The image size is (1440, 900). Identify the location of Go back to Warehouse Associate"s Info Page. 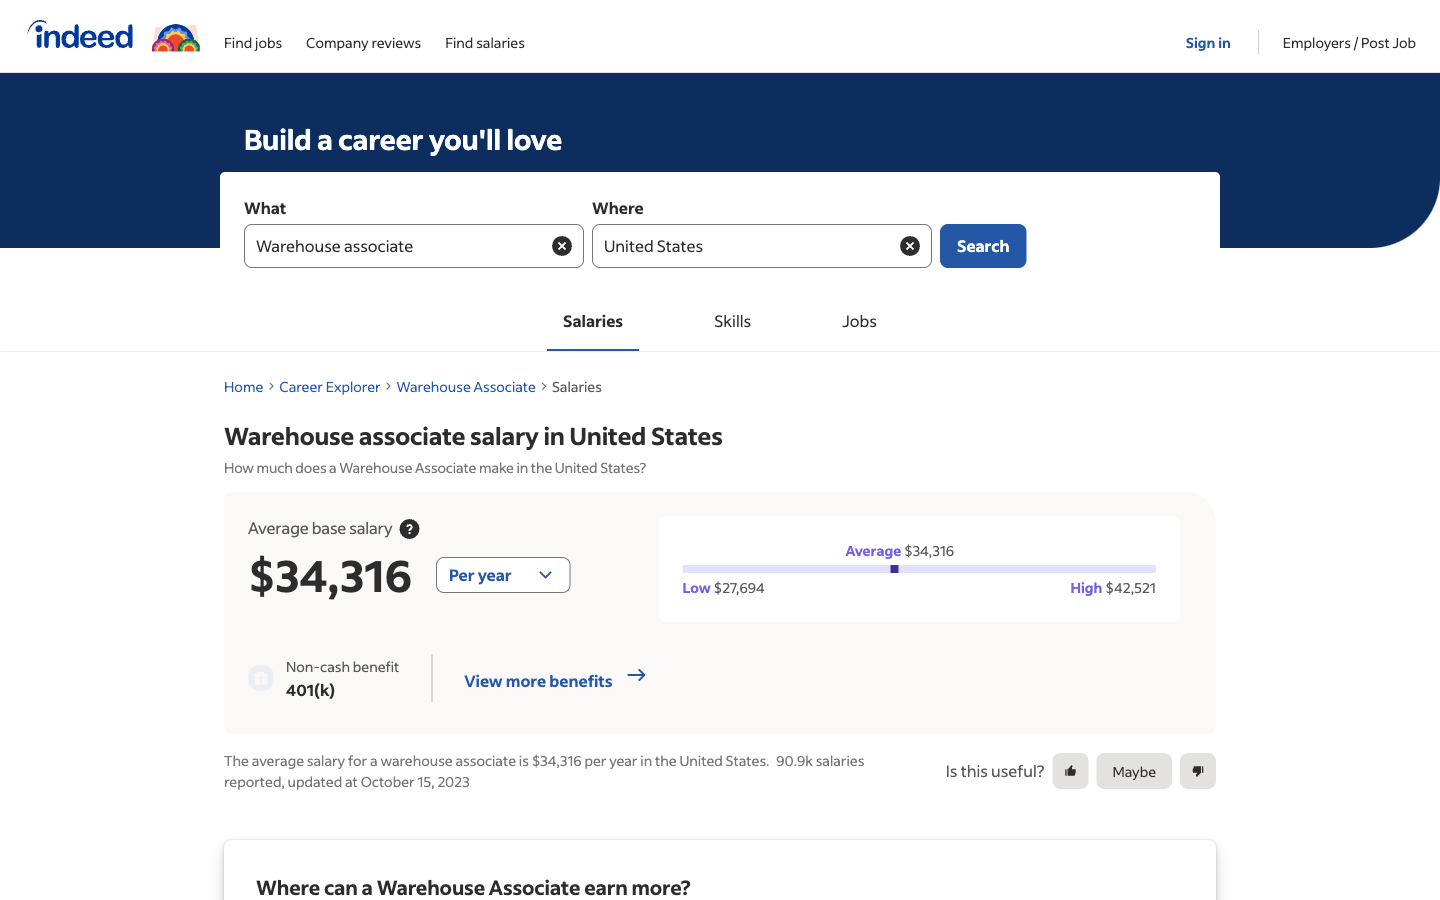
(466, 386).